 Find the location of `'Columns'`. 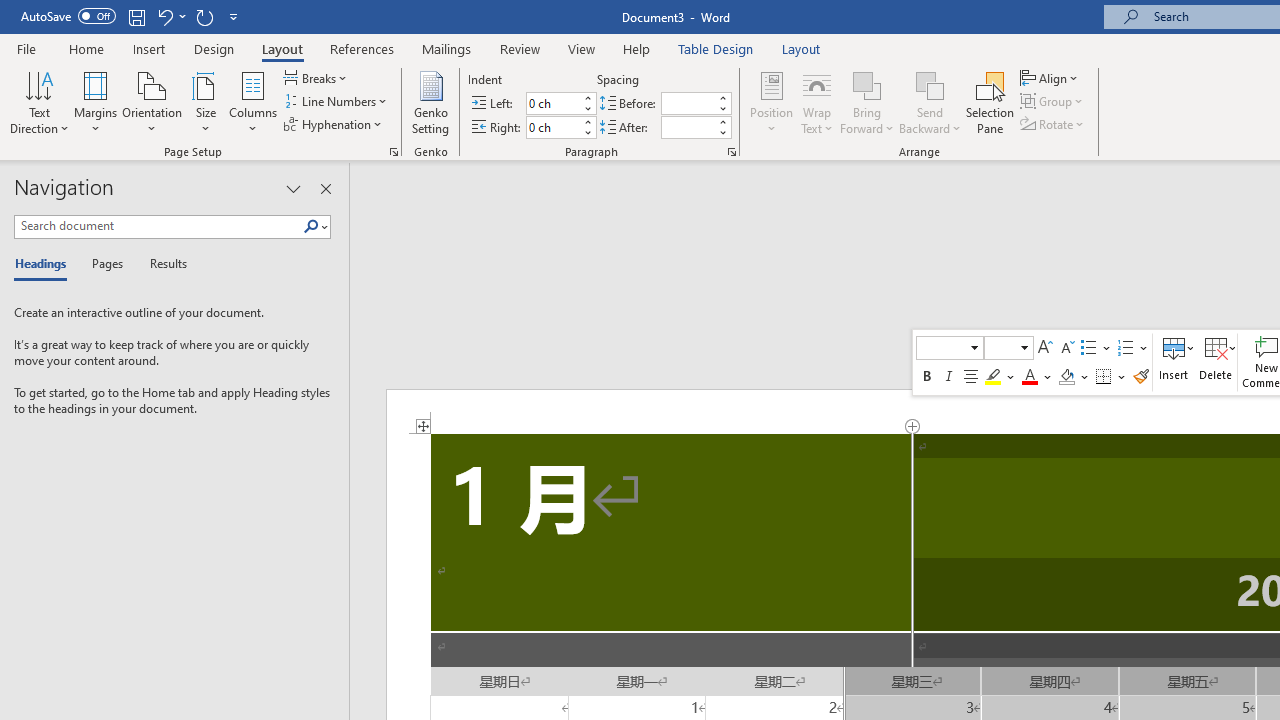

'Columns' is located at coordinates (252, 103).